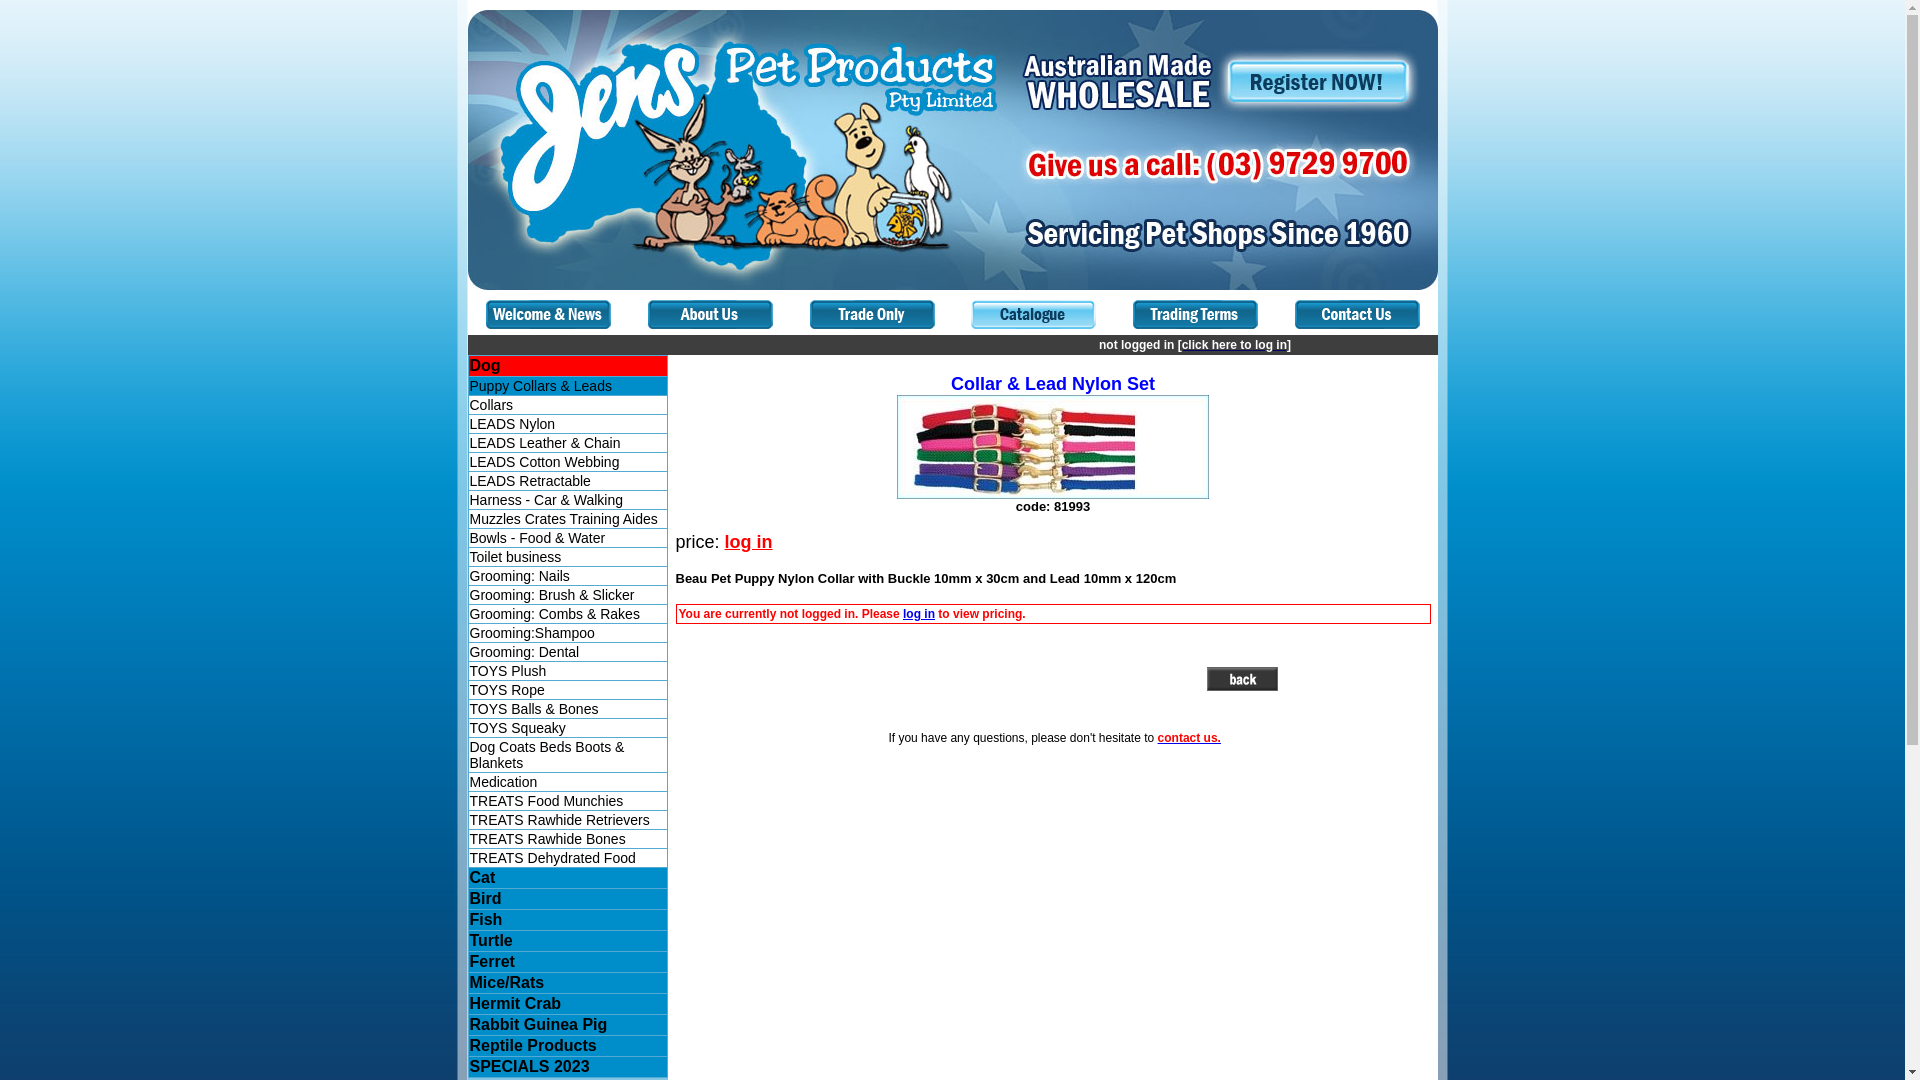  What do you see at coordinates (565, 689) in the screenshot?
I see `'TOYS Rope'` at bounding box center [565, 689].